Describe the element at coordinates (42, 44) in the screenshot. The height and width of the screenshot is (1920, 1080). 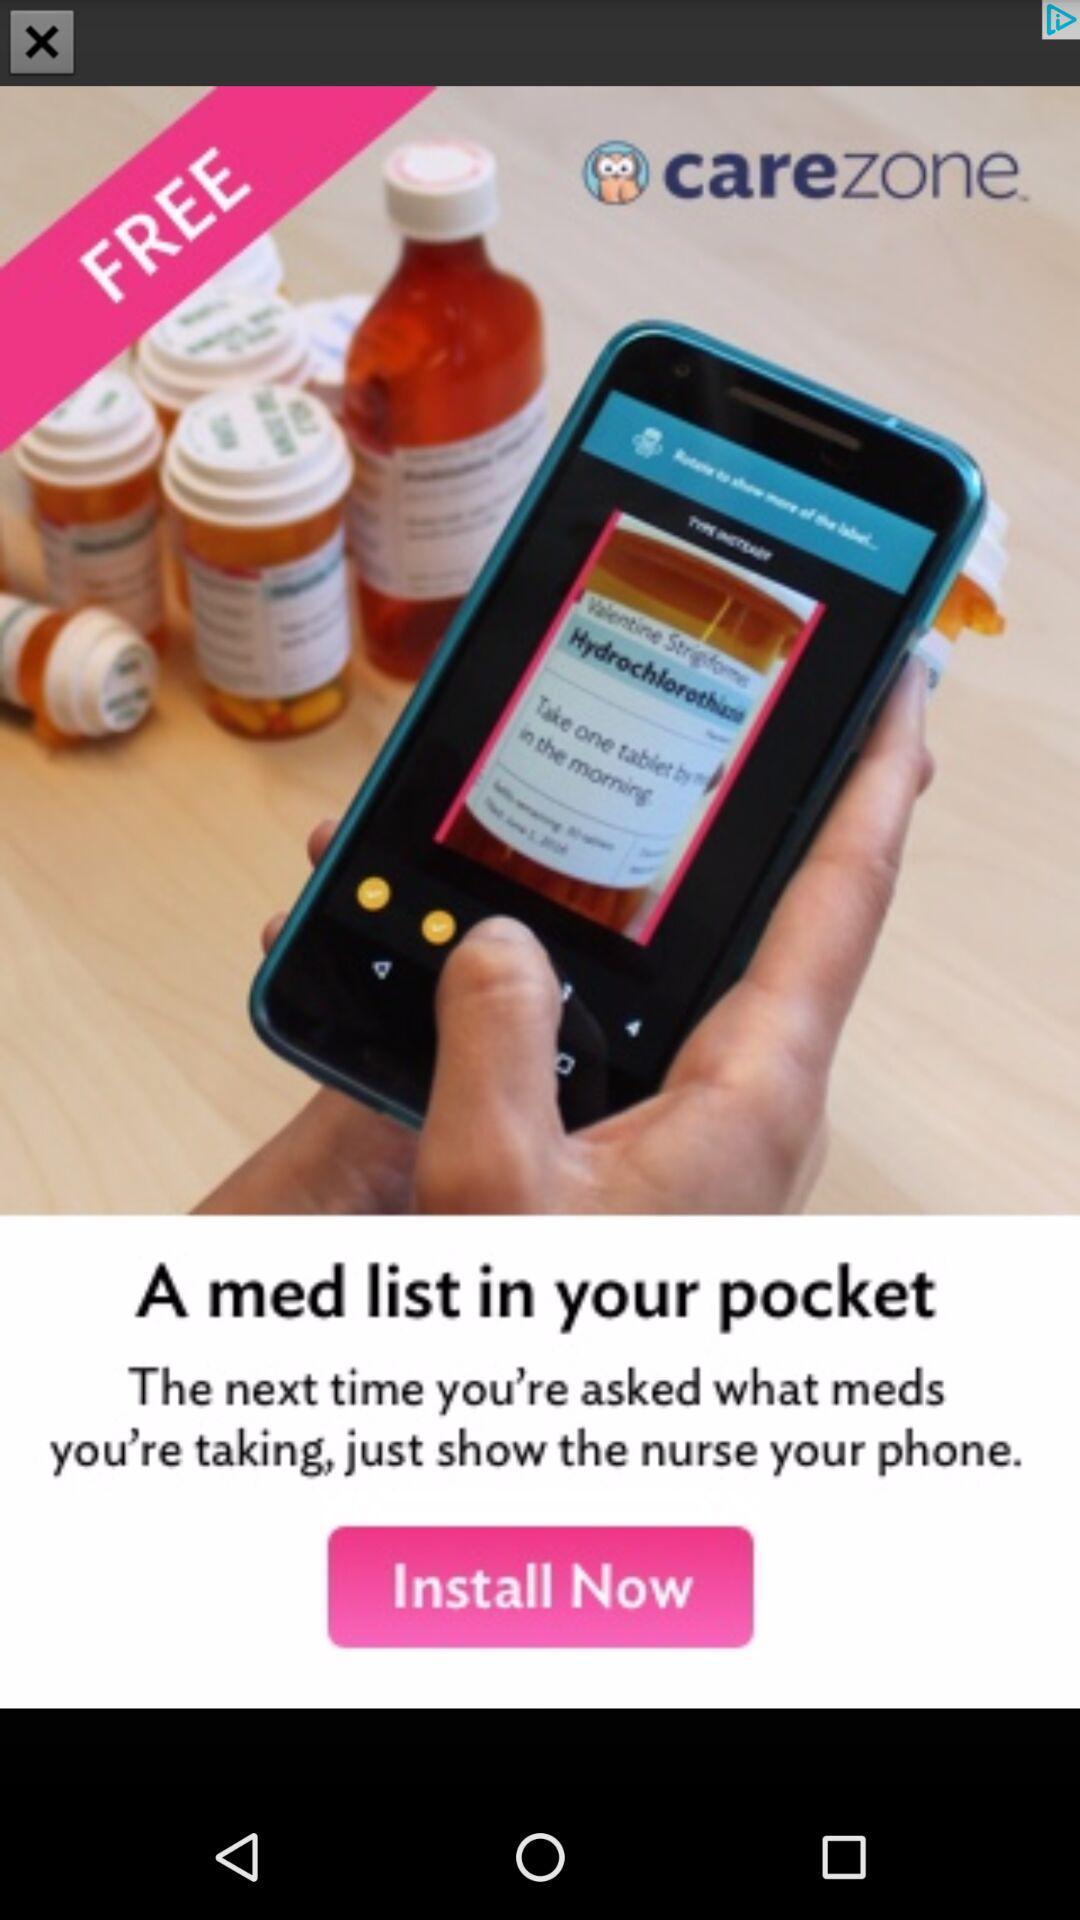
I see `the close icon` at that location.